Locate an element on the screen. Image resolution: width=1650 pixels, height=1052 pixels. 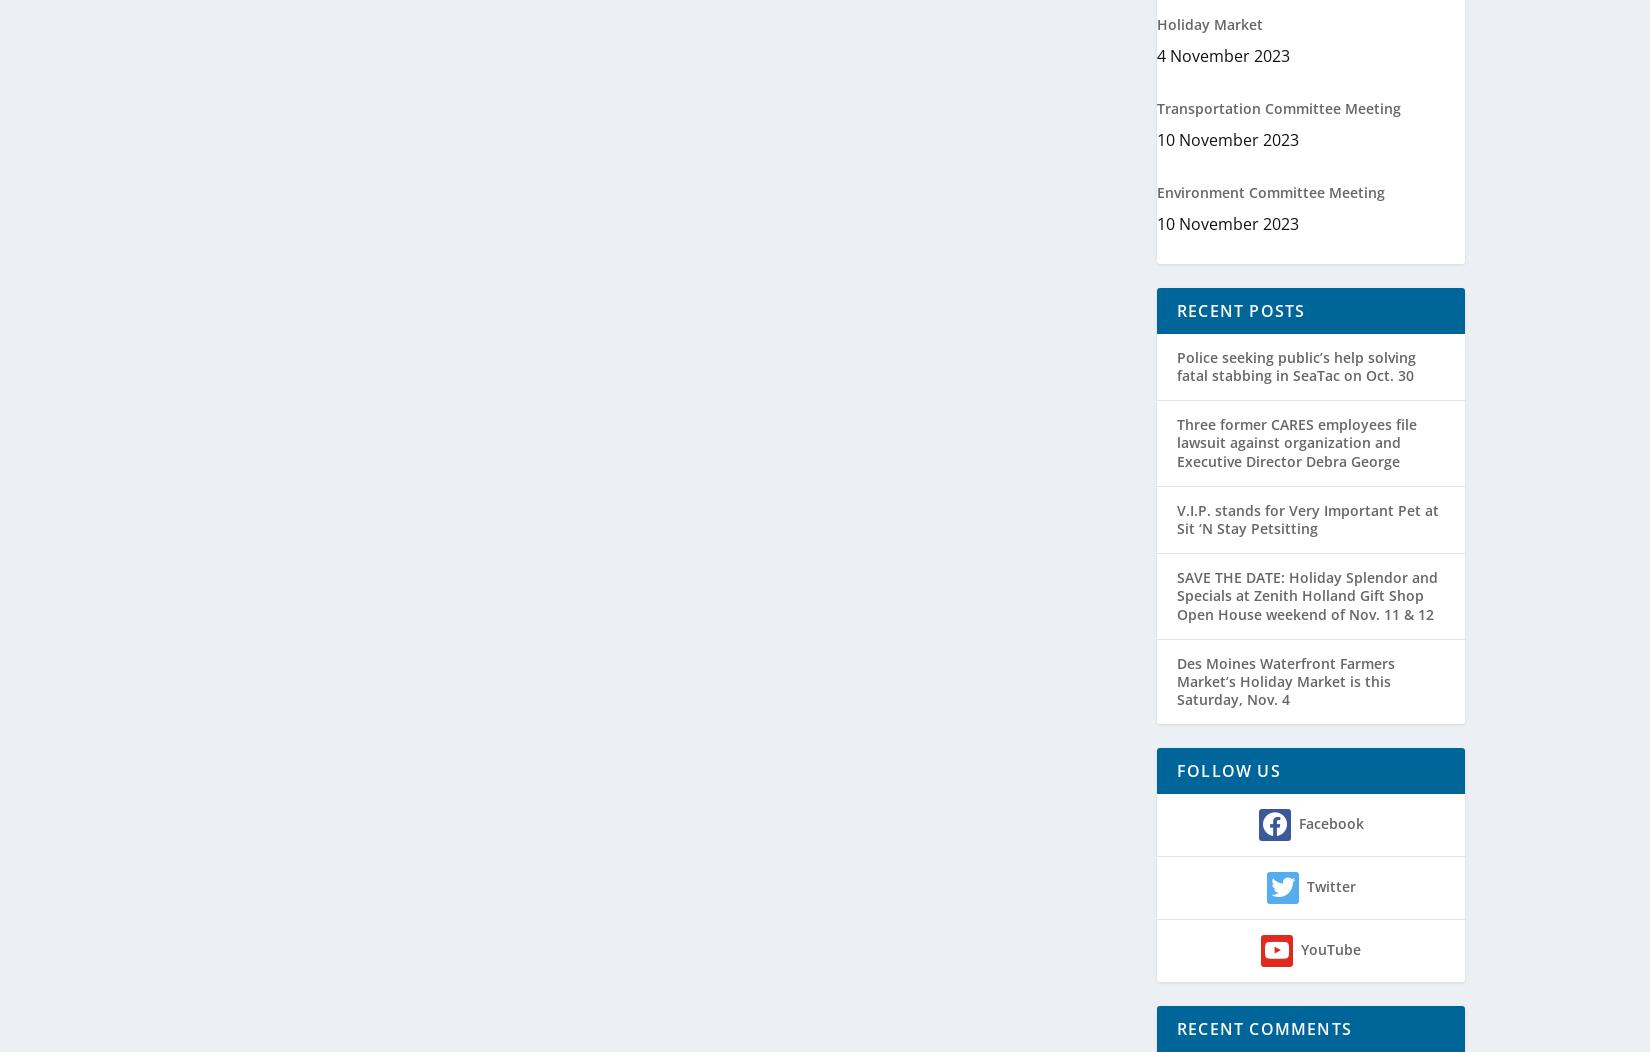
'Holiday Market' is located at coordinates (1209, 23).